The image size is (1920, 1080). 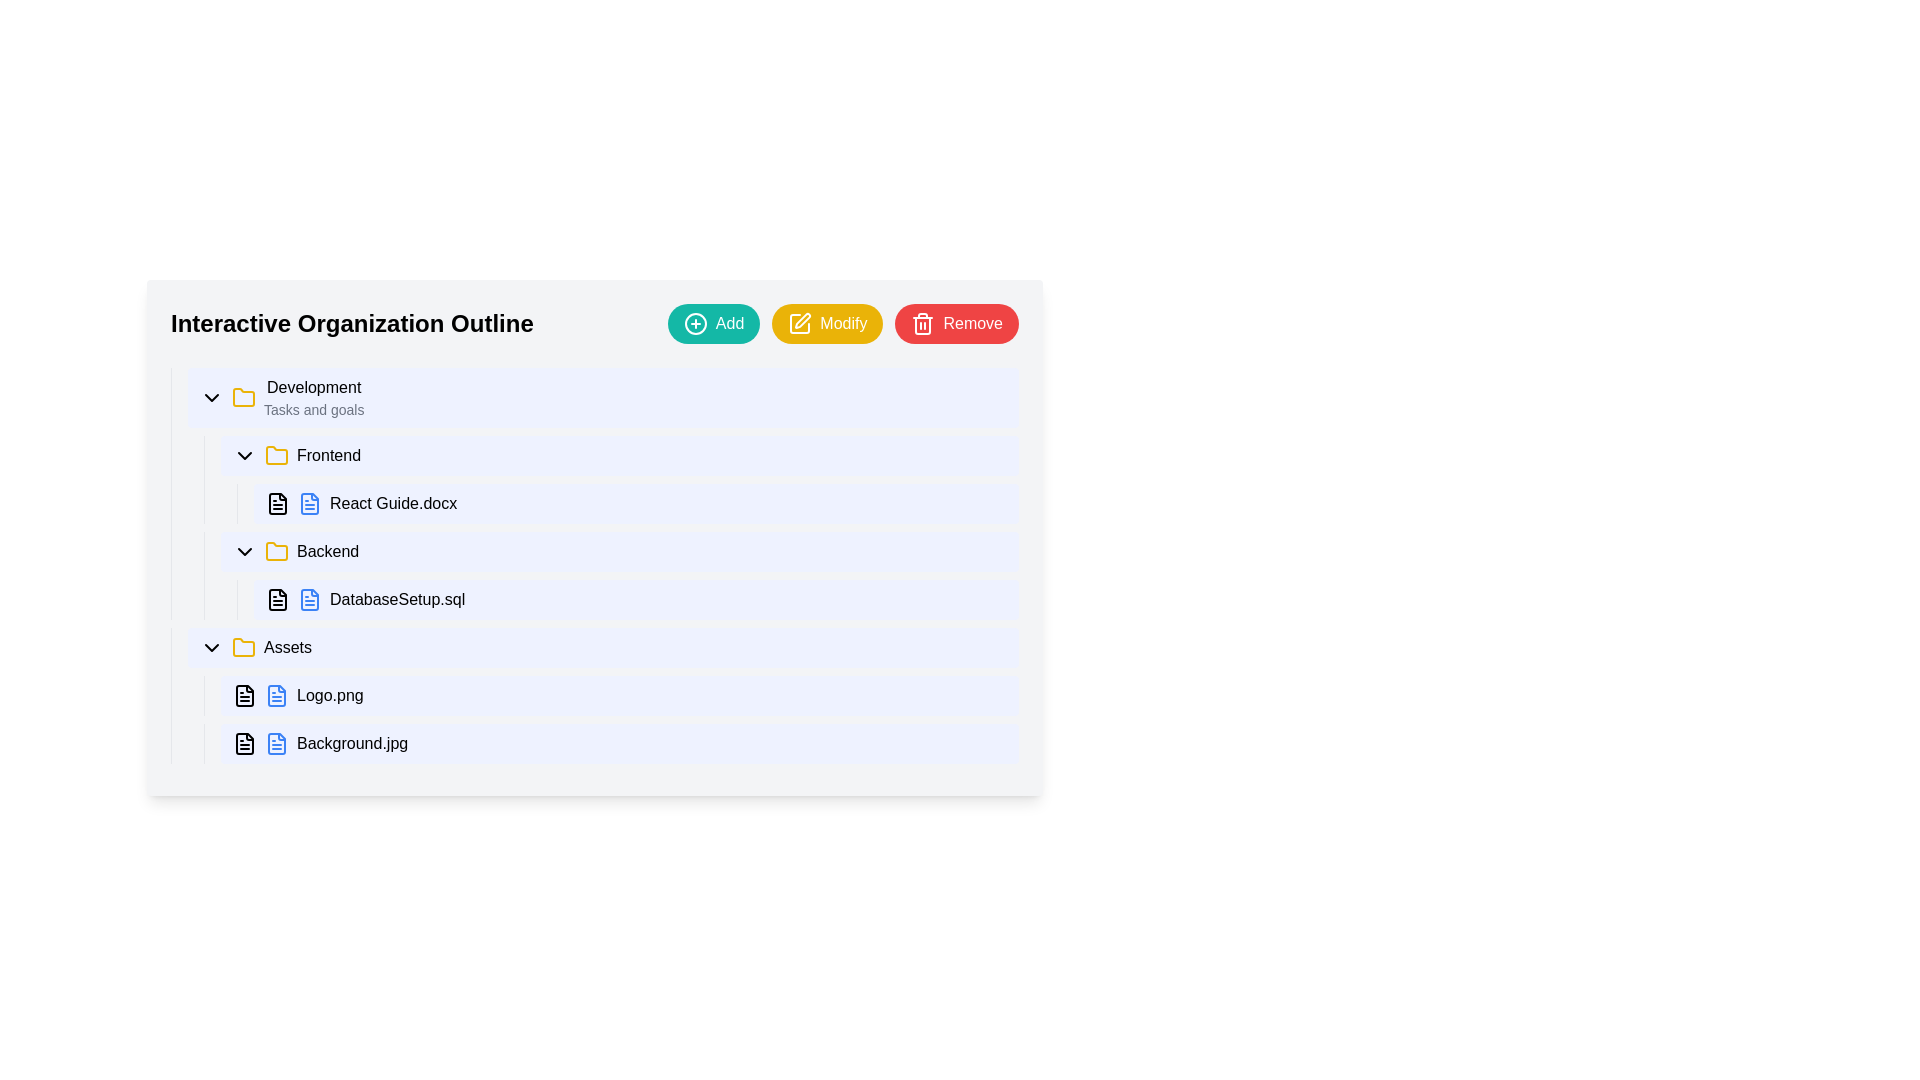 I want to click on the blue-colored document icon within the 'React Guide.docx' row in the 'Frontend' folder of the 'Development' section, so click(x=309, y=503).